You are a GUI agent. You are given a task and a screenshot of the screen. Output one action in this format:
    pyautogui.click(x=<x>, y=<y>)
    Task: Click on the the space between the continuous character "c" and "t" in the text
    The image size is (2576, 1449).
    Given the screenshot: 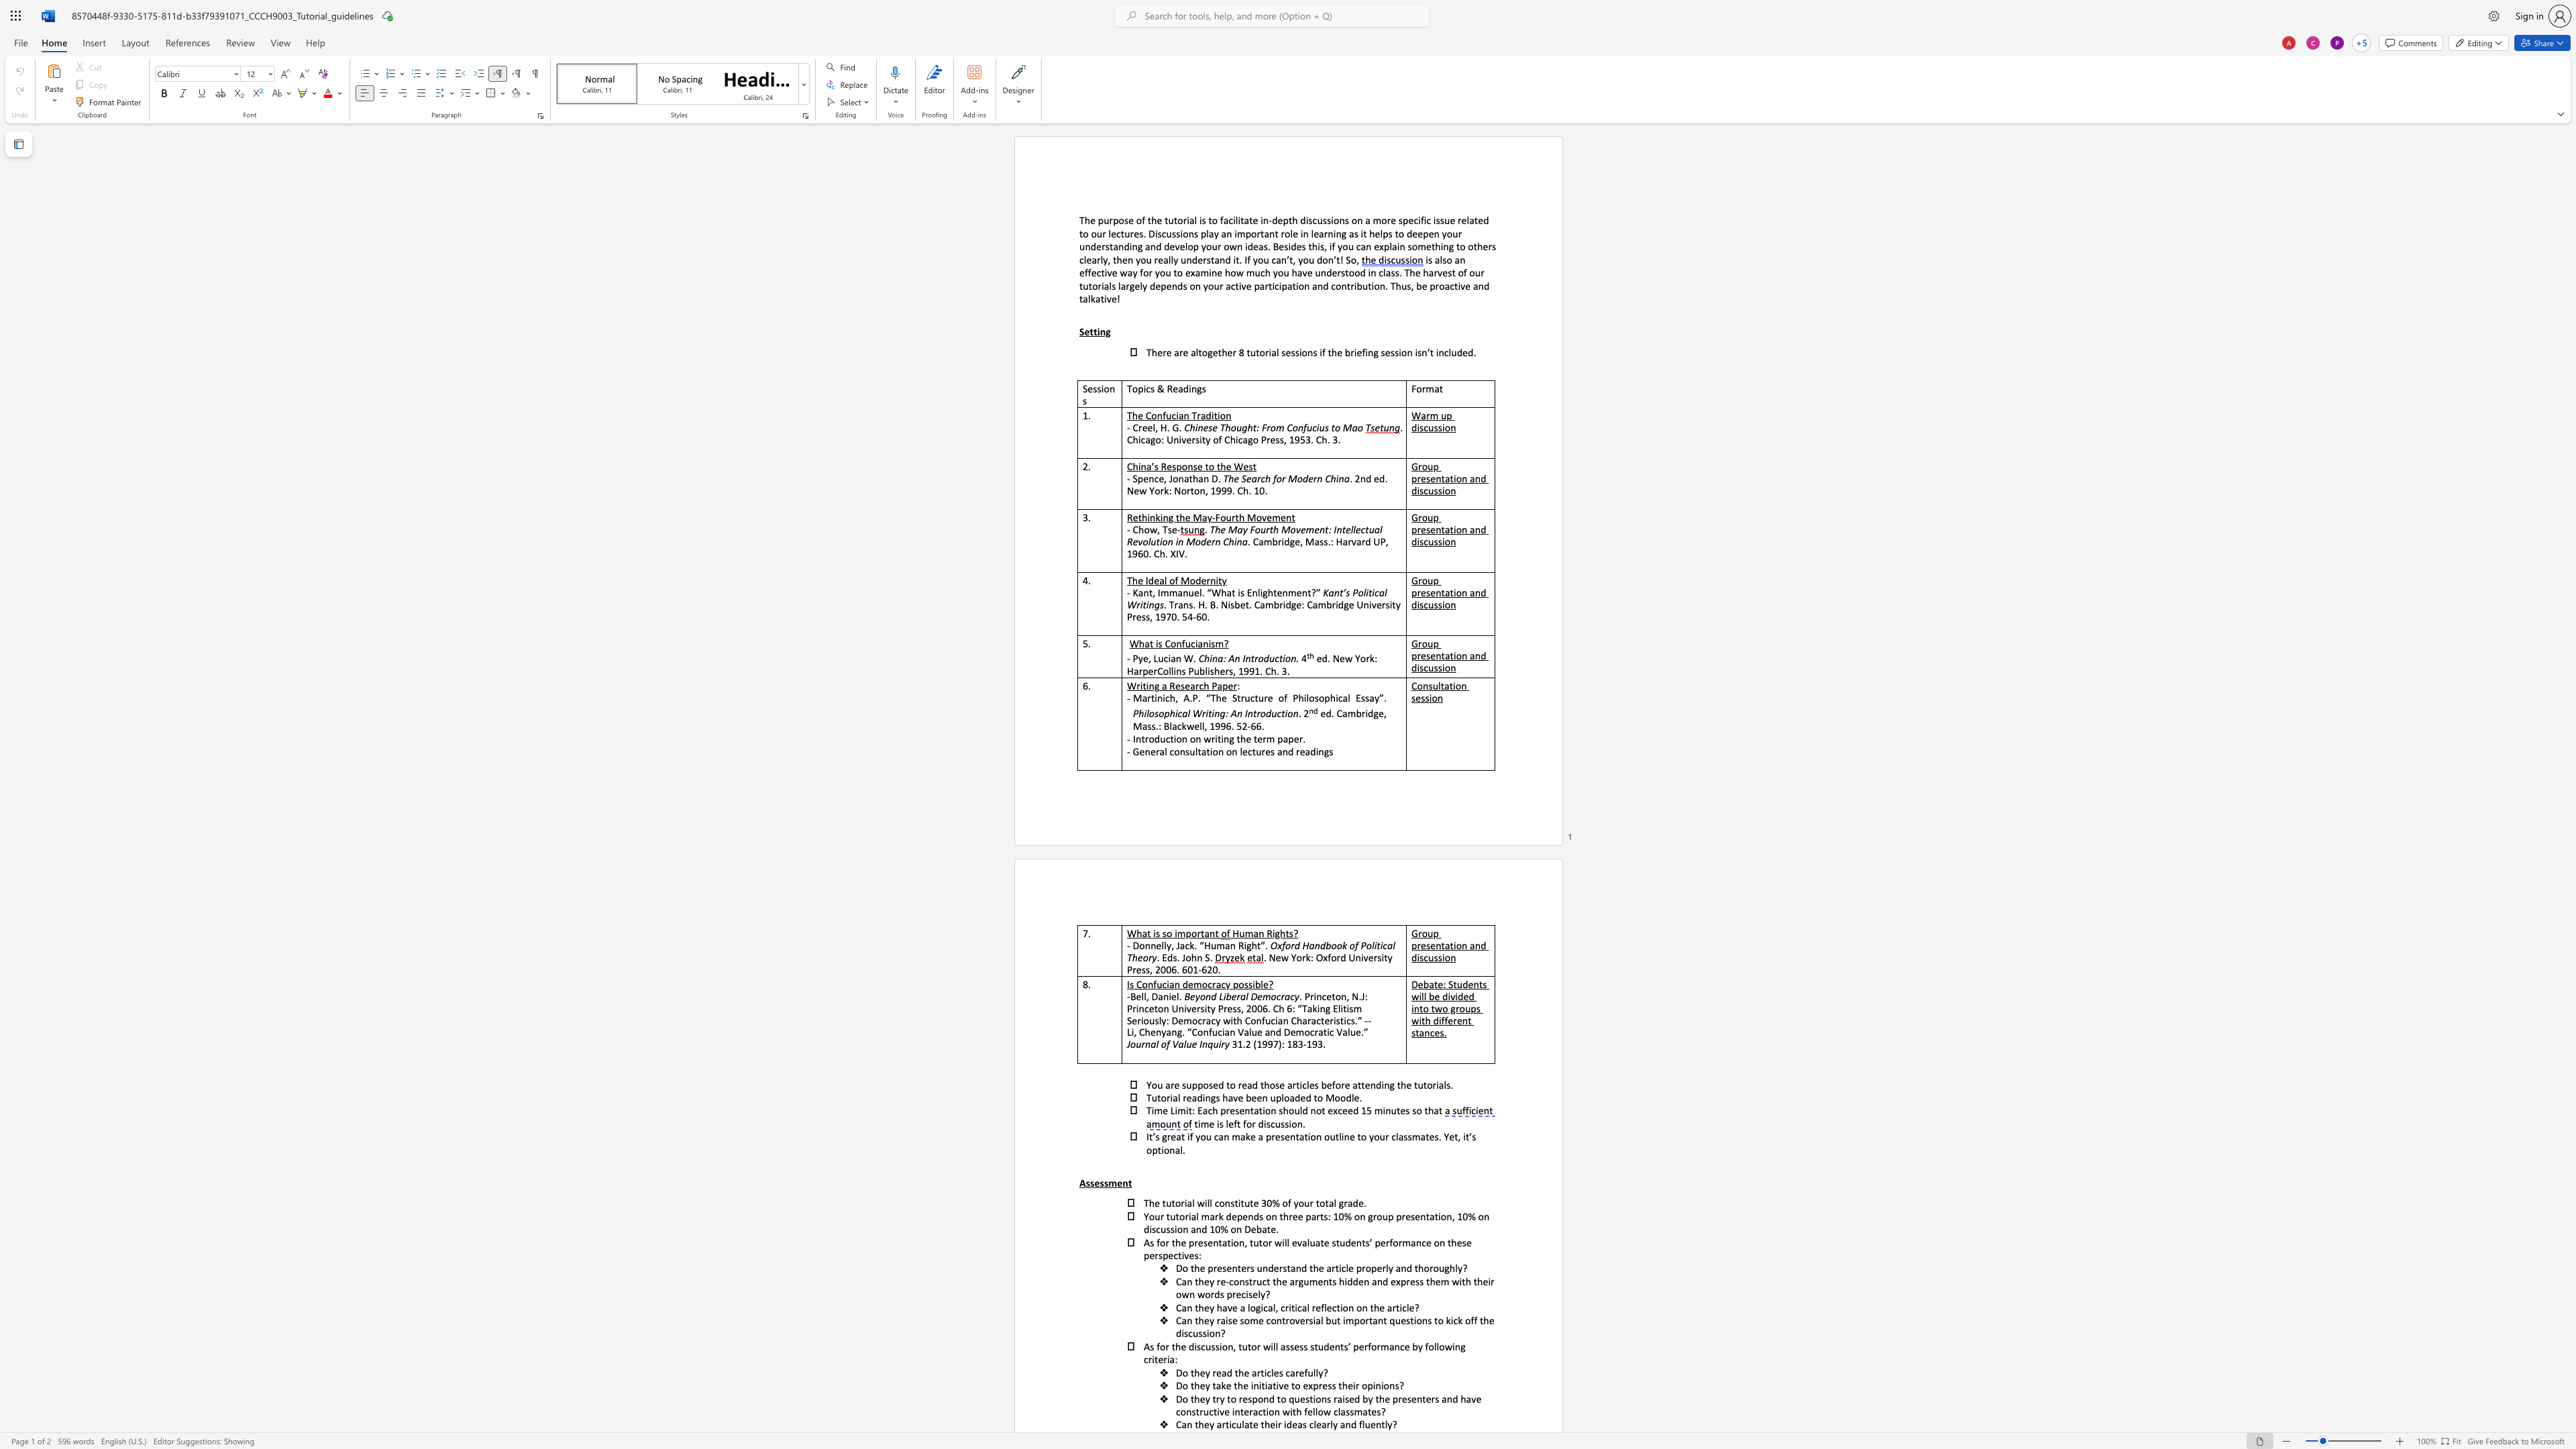 What is the action you would take?
    pyautogui.click(x=1234, y=284)
    